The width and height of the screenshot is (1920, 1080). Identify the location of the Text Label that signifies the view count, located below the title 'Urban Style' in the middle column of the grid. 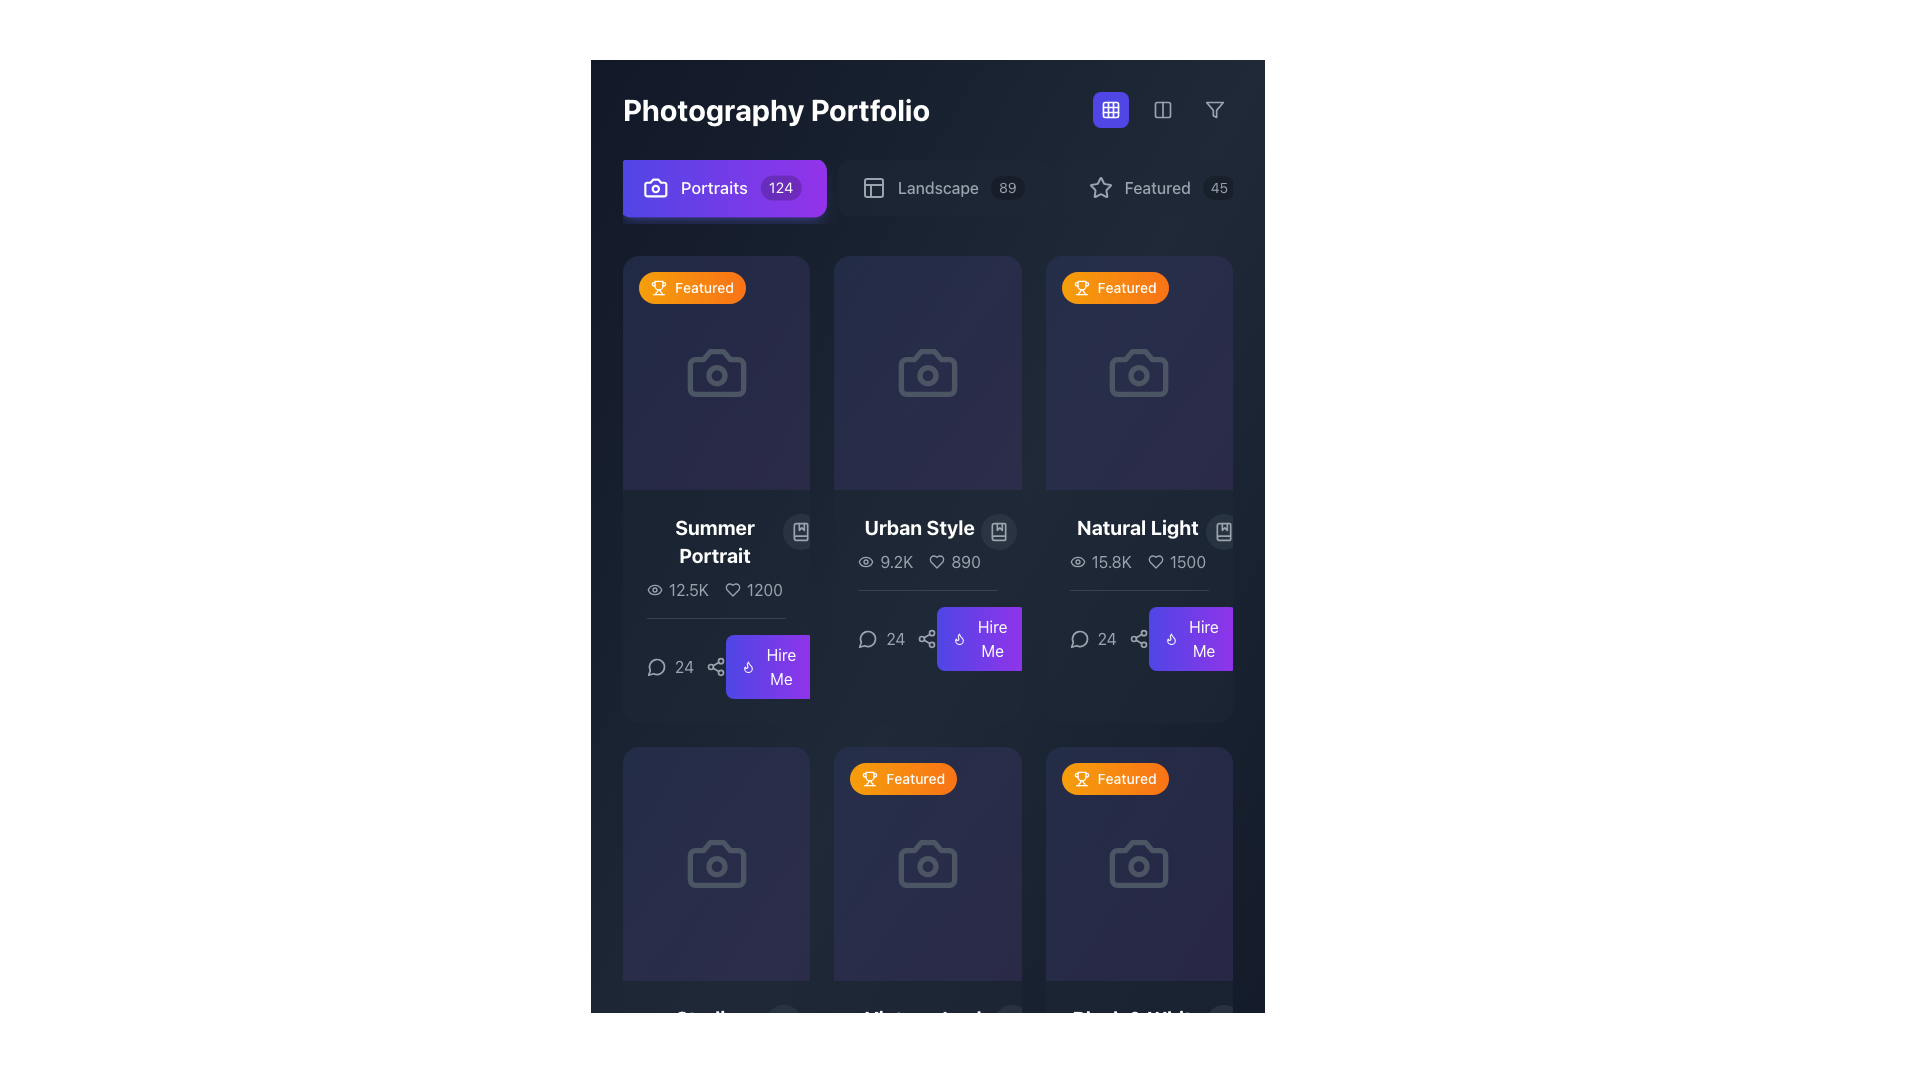
(884, 562).